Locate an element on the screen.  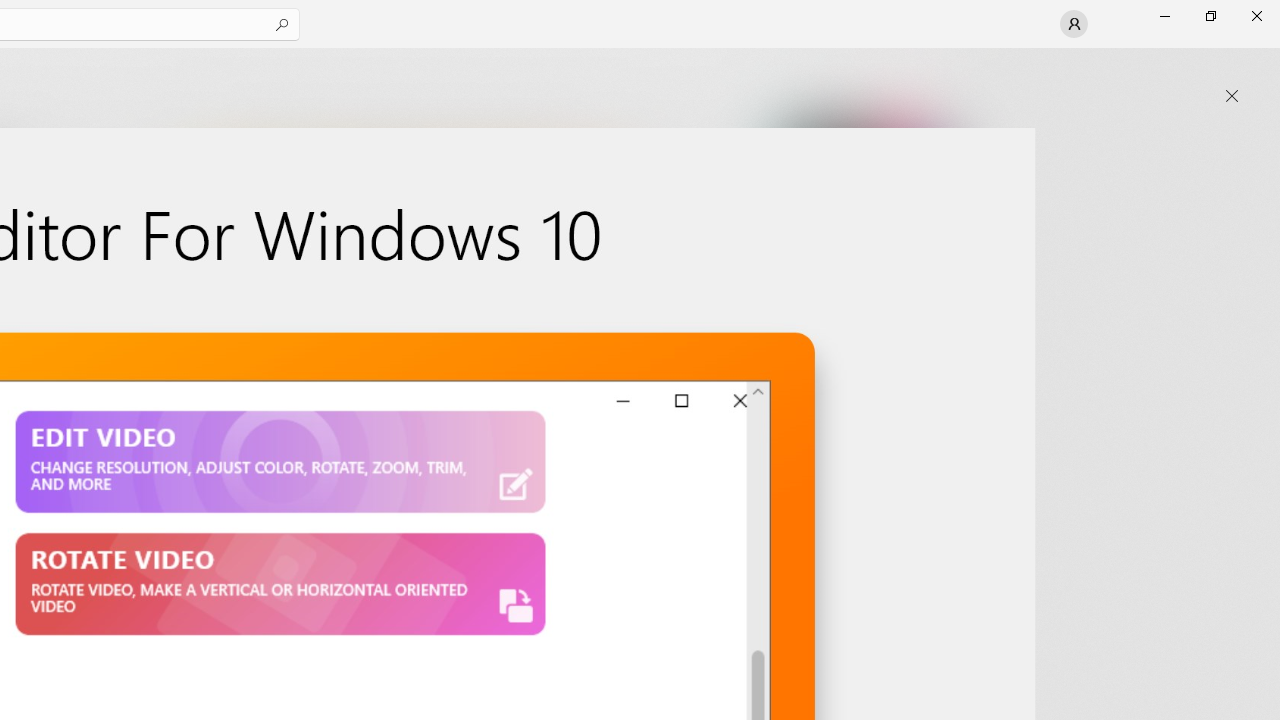
'Minimize Microsoft Store' is located at coordinates (1164, 15).